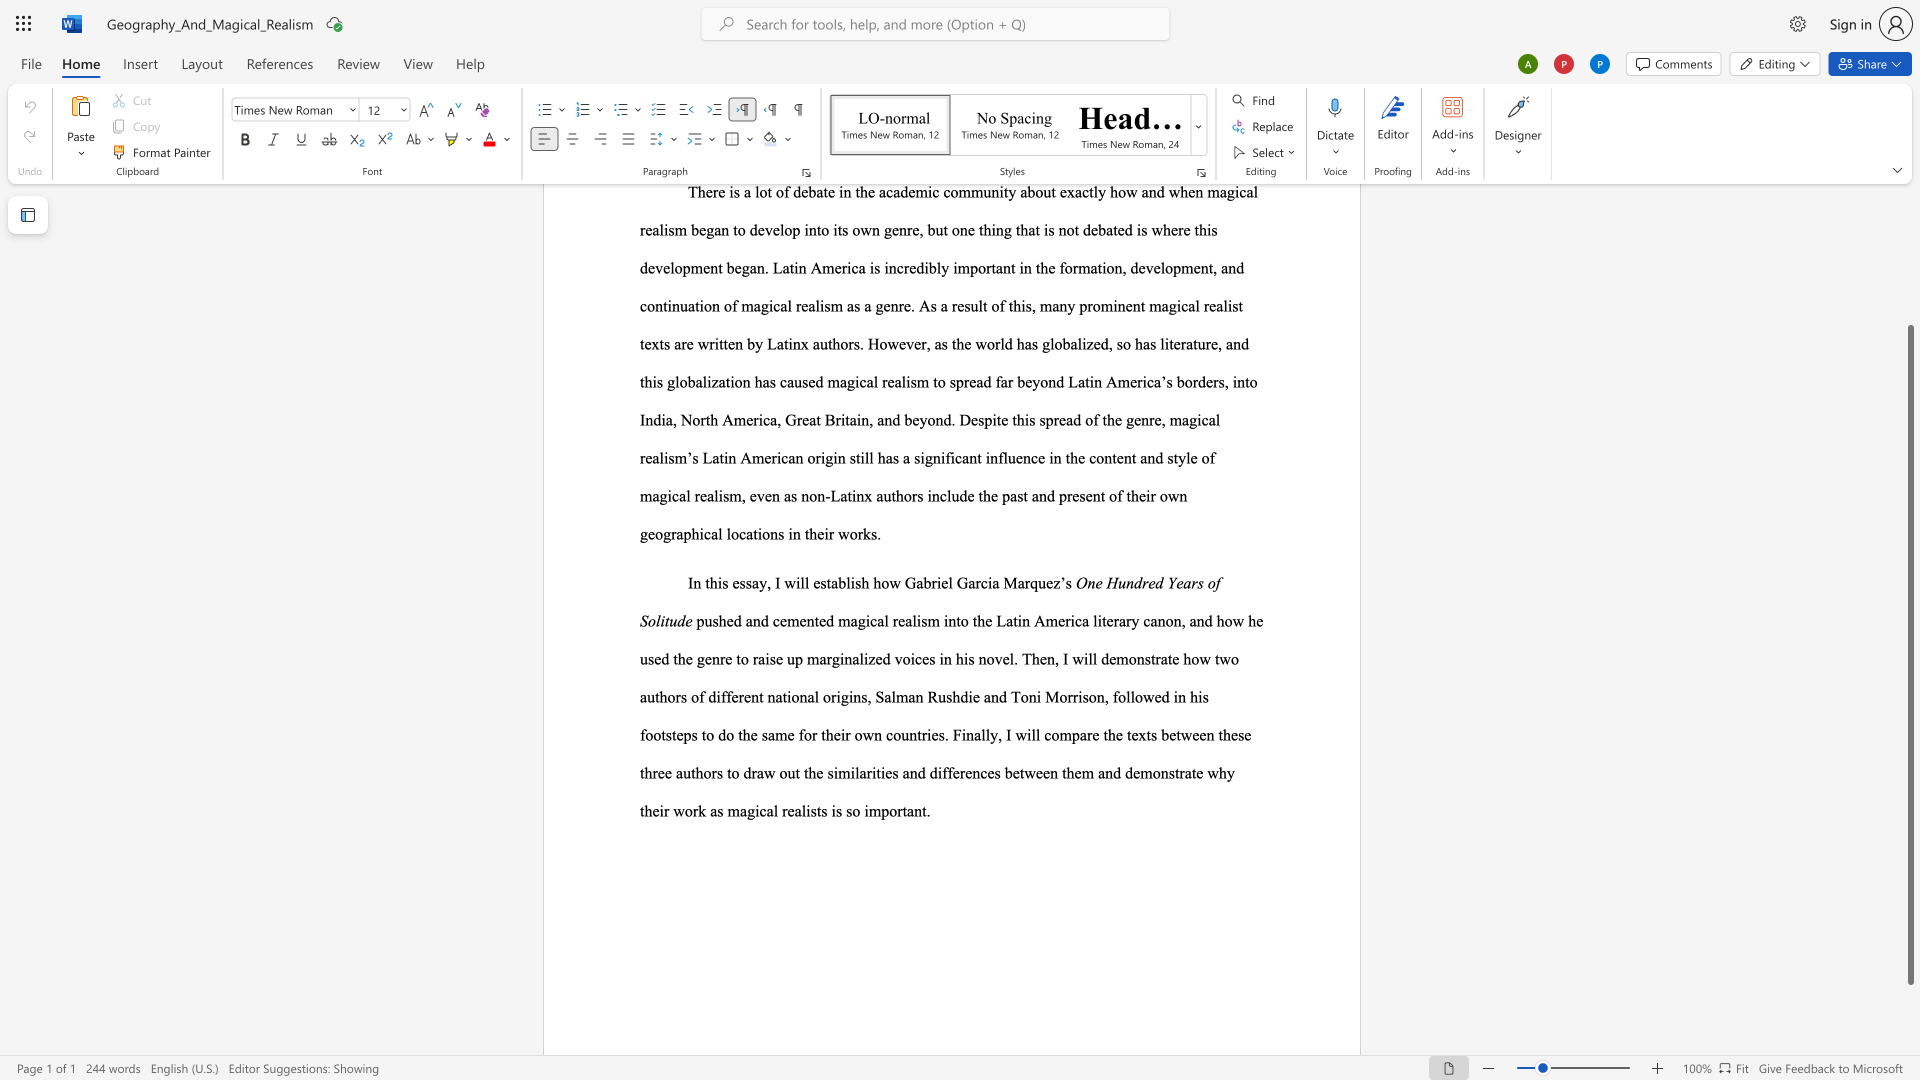  What do you see at coordinates (1909, 270) in the screenshot?
I see `the vertical scrollbar to raise the page content` at bounding box center [1909, 270].